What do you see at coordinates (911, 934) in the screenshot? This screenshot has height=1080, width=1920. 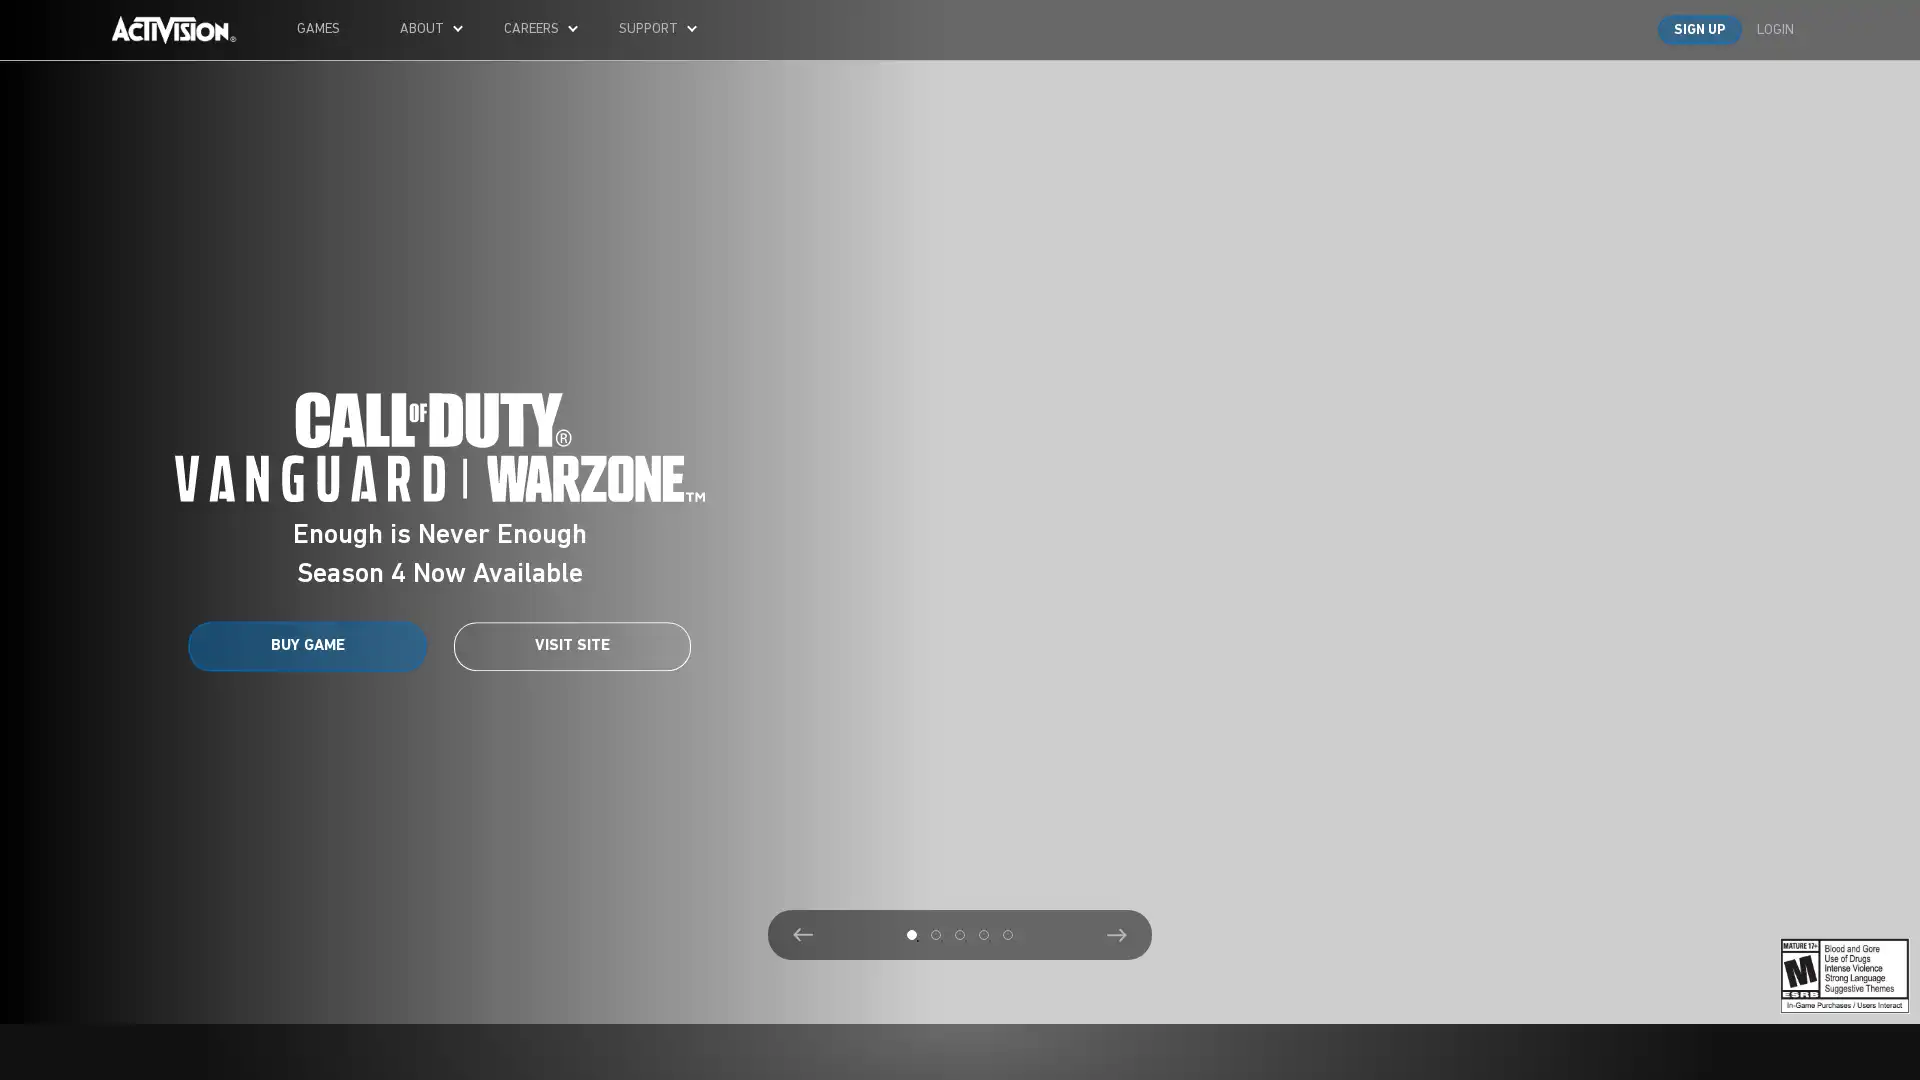 I see `1` at bounding box center [911, 934].